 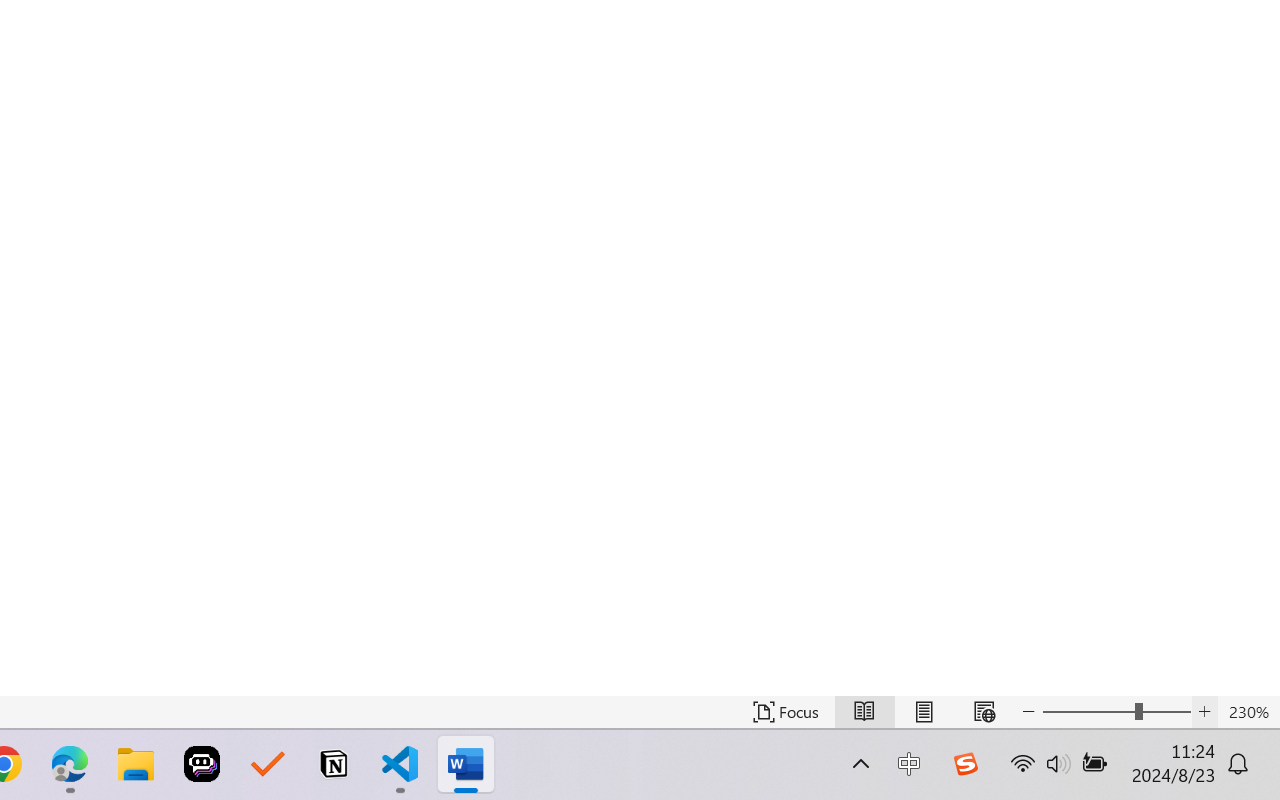 I want to click on 'Text Size', so click(x=1115, y=711).